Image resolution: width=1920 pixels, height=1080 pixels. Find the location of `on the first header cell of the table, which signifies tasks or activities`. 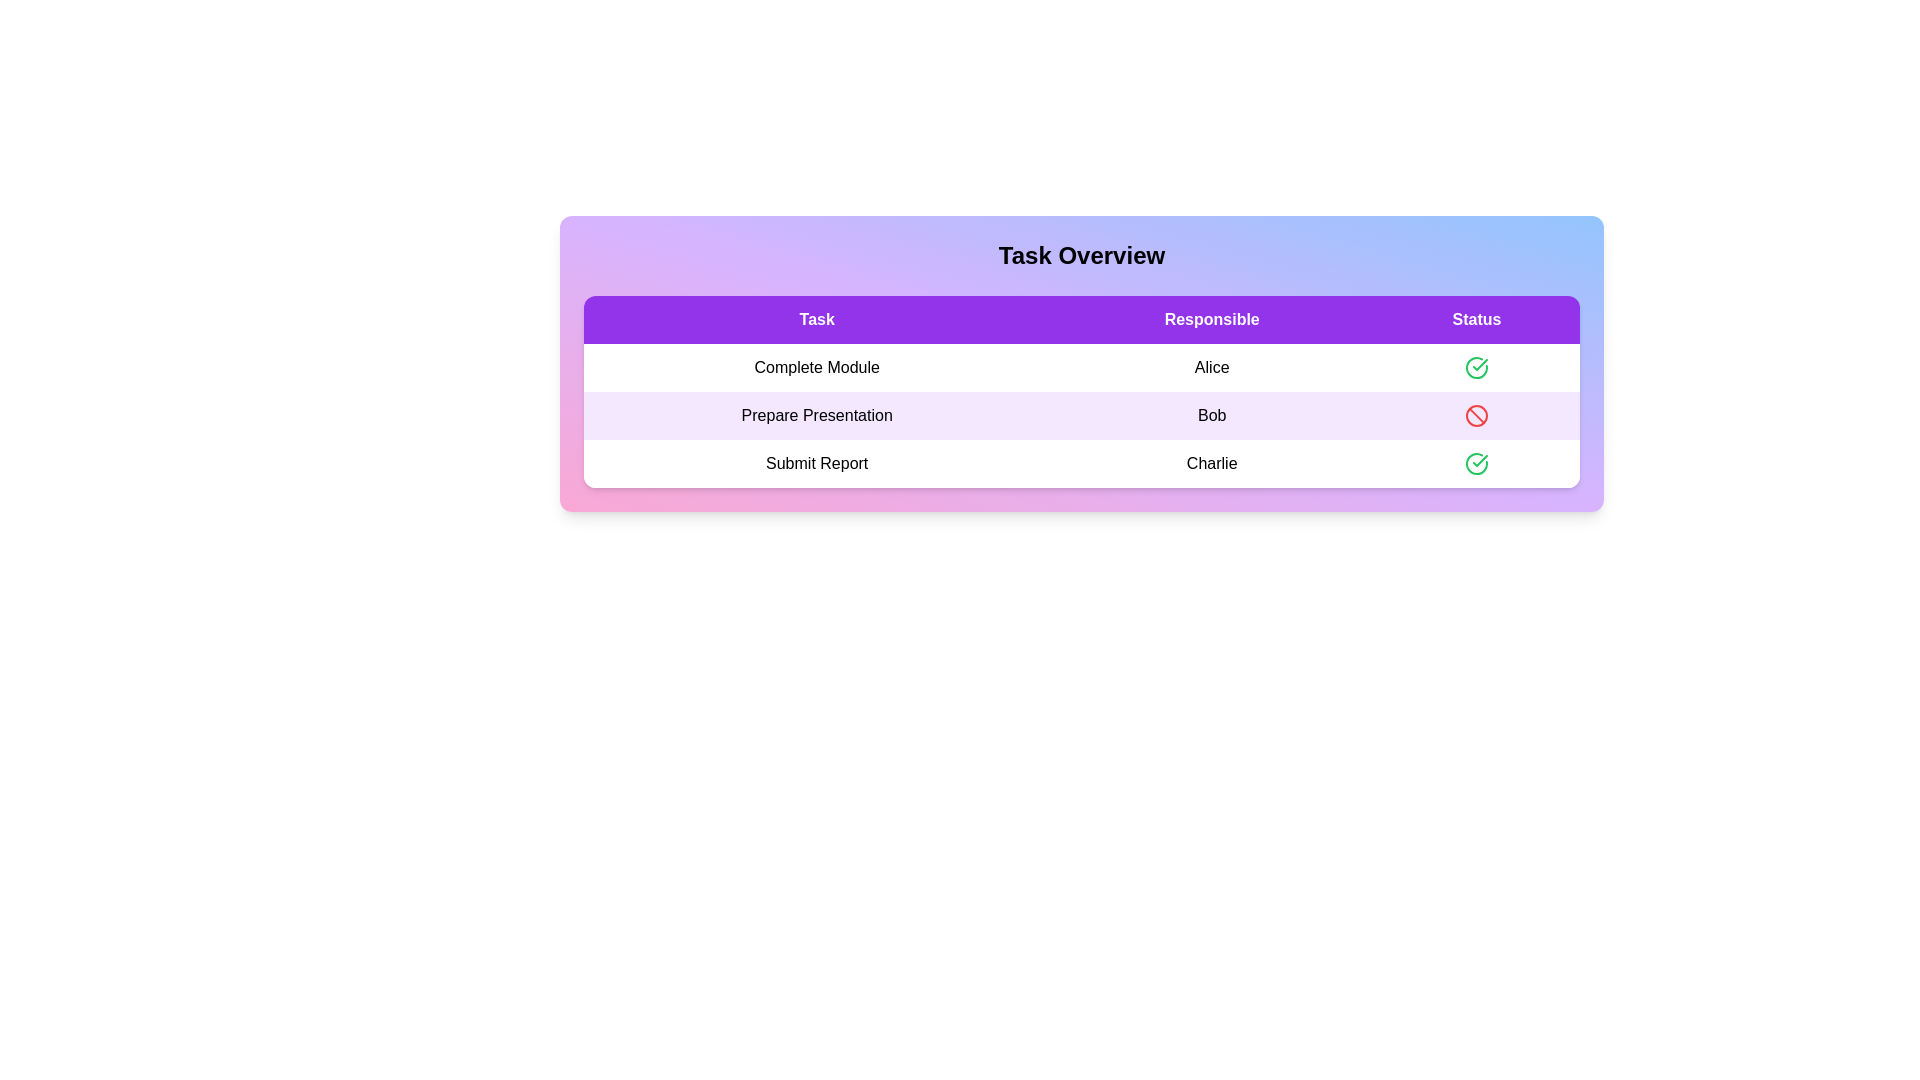

on the first header cell of the table, which signifies tasks or activities is located at coordinates (816, 319).